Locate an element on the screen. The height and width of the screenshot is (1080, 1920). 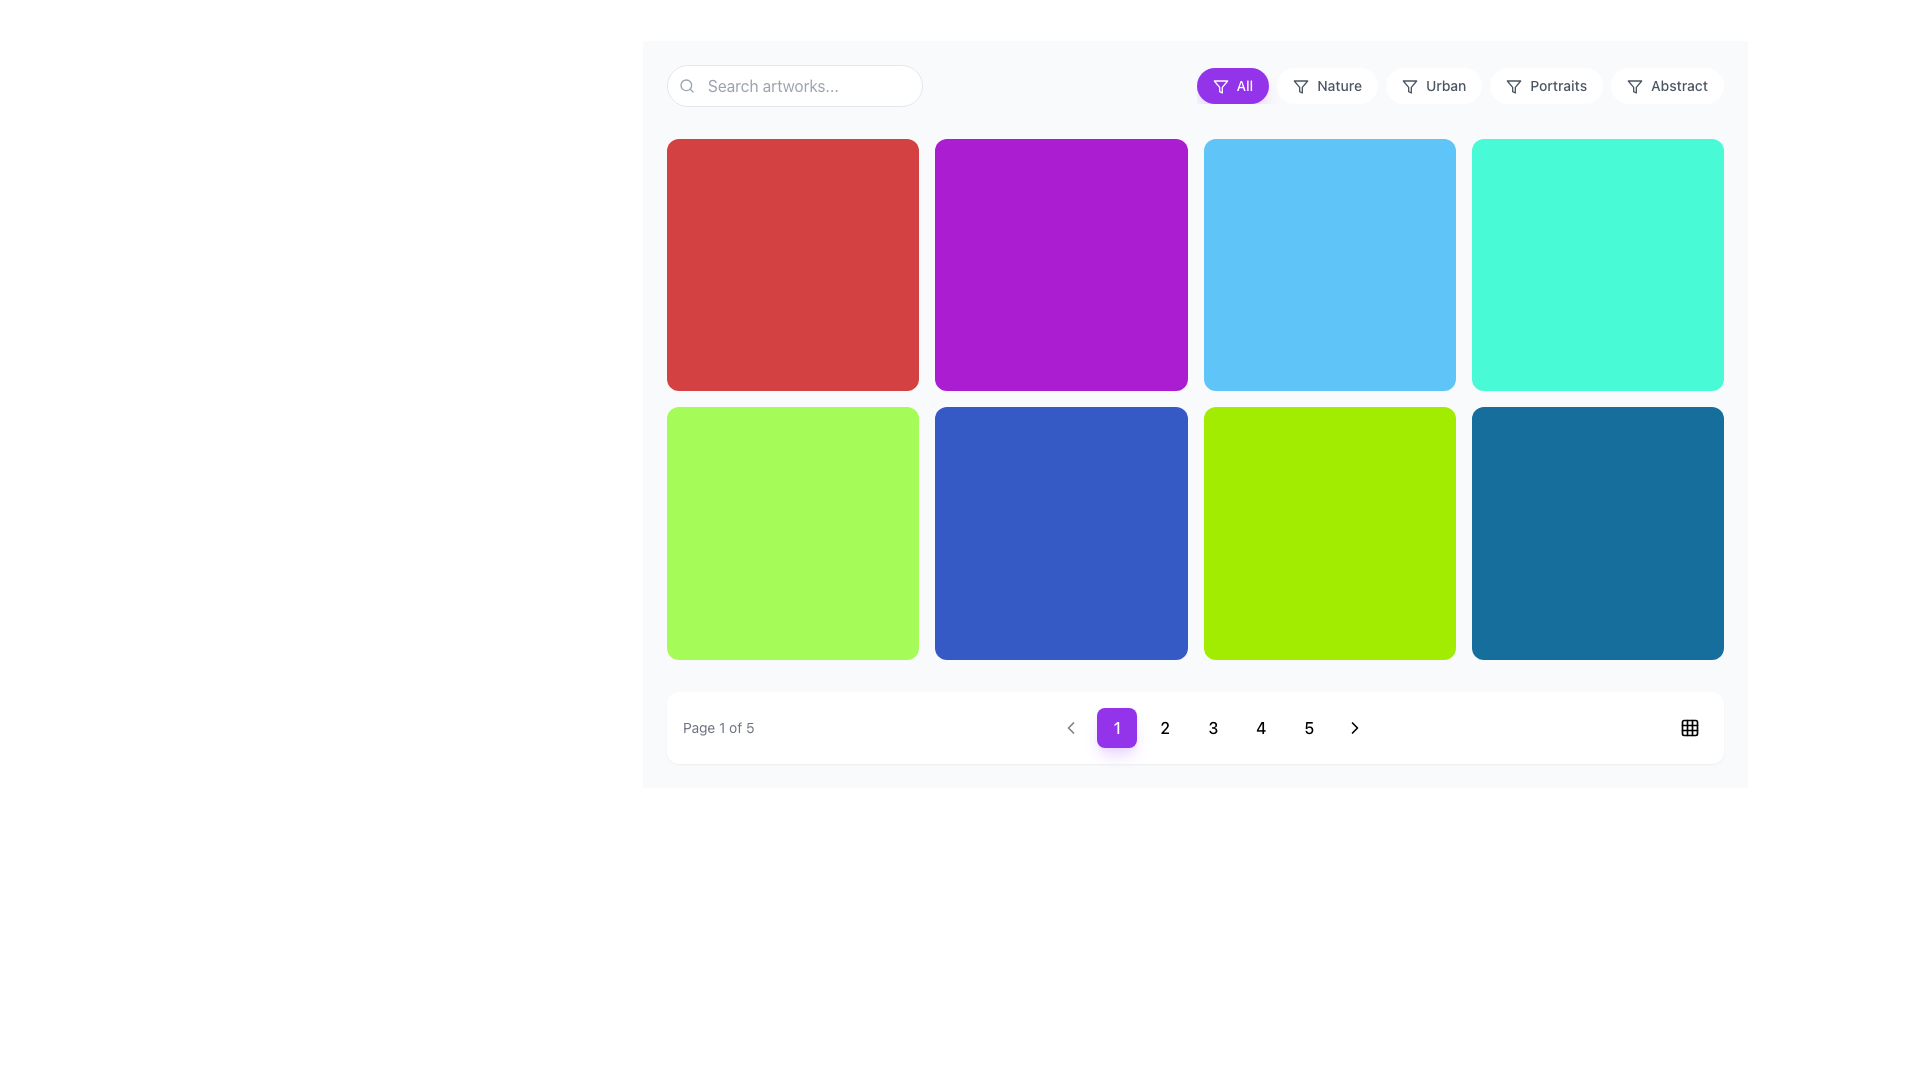
the filter icon within the 'portraits' button, which has a minimalistic outline design and is located in the upper-right section of the interface is located at coordinates (1514, 86).